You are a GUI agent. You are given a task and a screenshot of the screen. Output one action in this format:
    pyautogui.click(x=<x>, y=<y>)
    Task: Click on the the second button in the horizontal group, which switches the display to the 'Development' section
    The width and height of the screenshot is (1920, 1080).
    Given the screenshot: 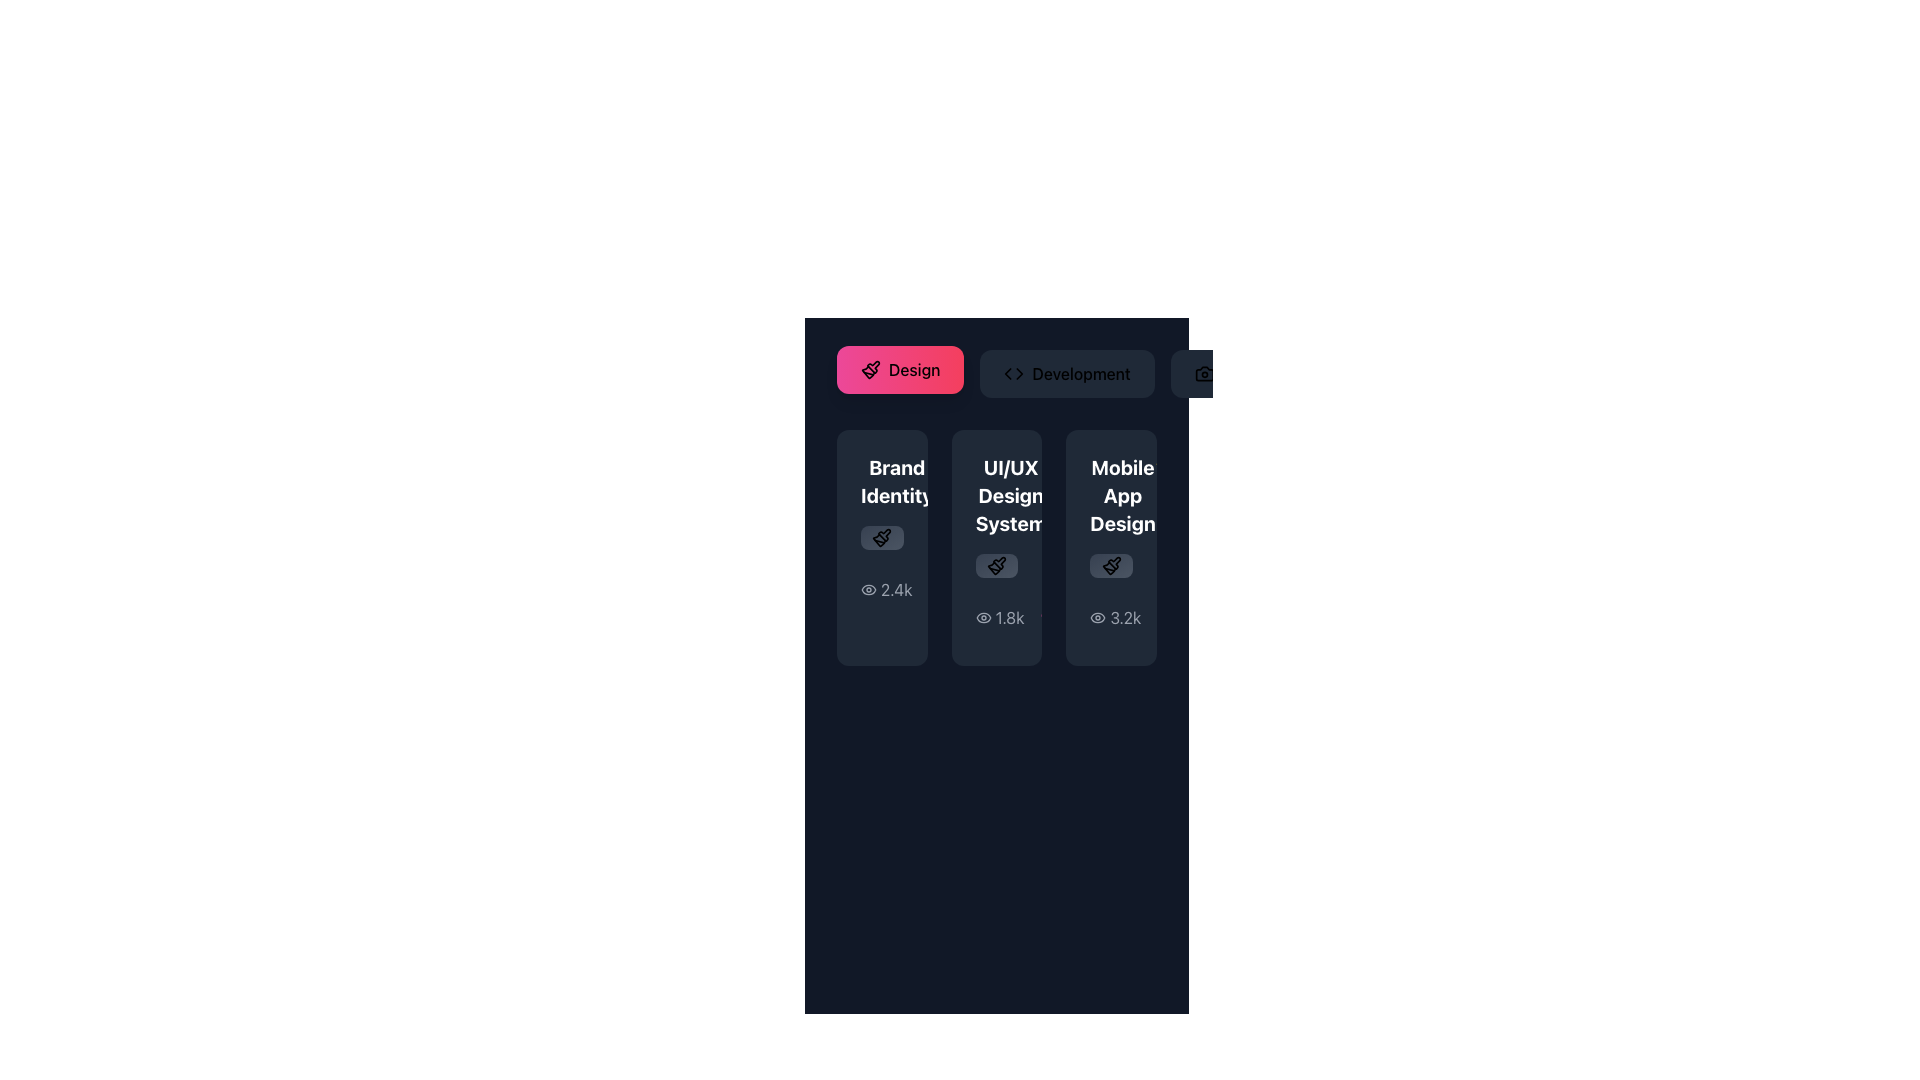 What is the action you would take?
    pyautogui.click(x=997, y=374)
    